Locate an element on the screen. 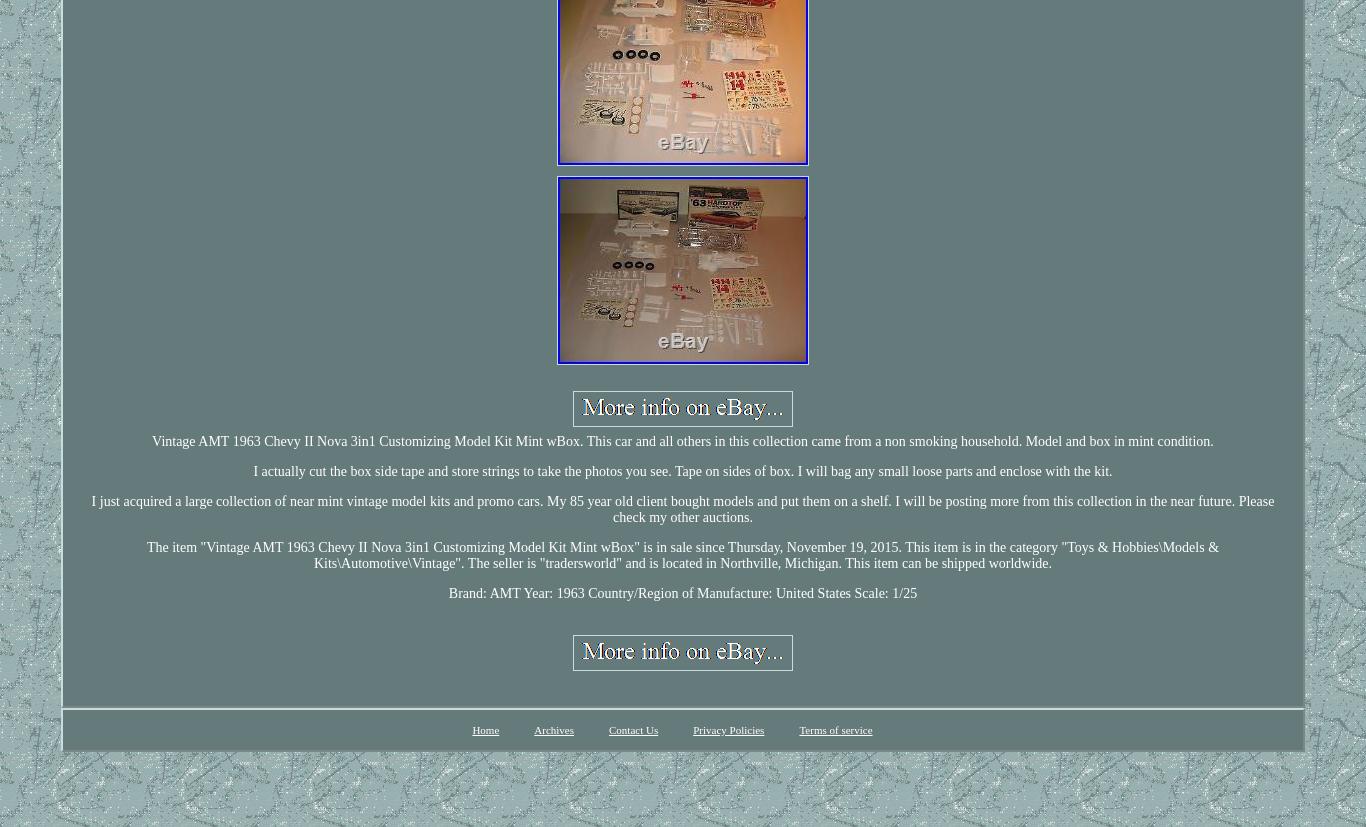 Image resolution: width=1366 pixels, height=827 pixels. 'Scale: 1/25' is located at coordinates (884, 592).